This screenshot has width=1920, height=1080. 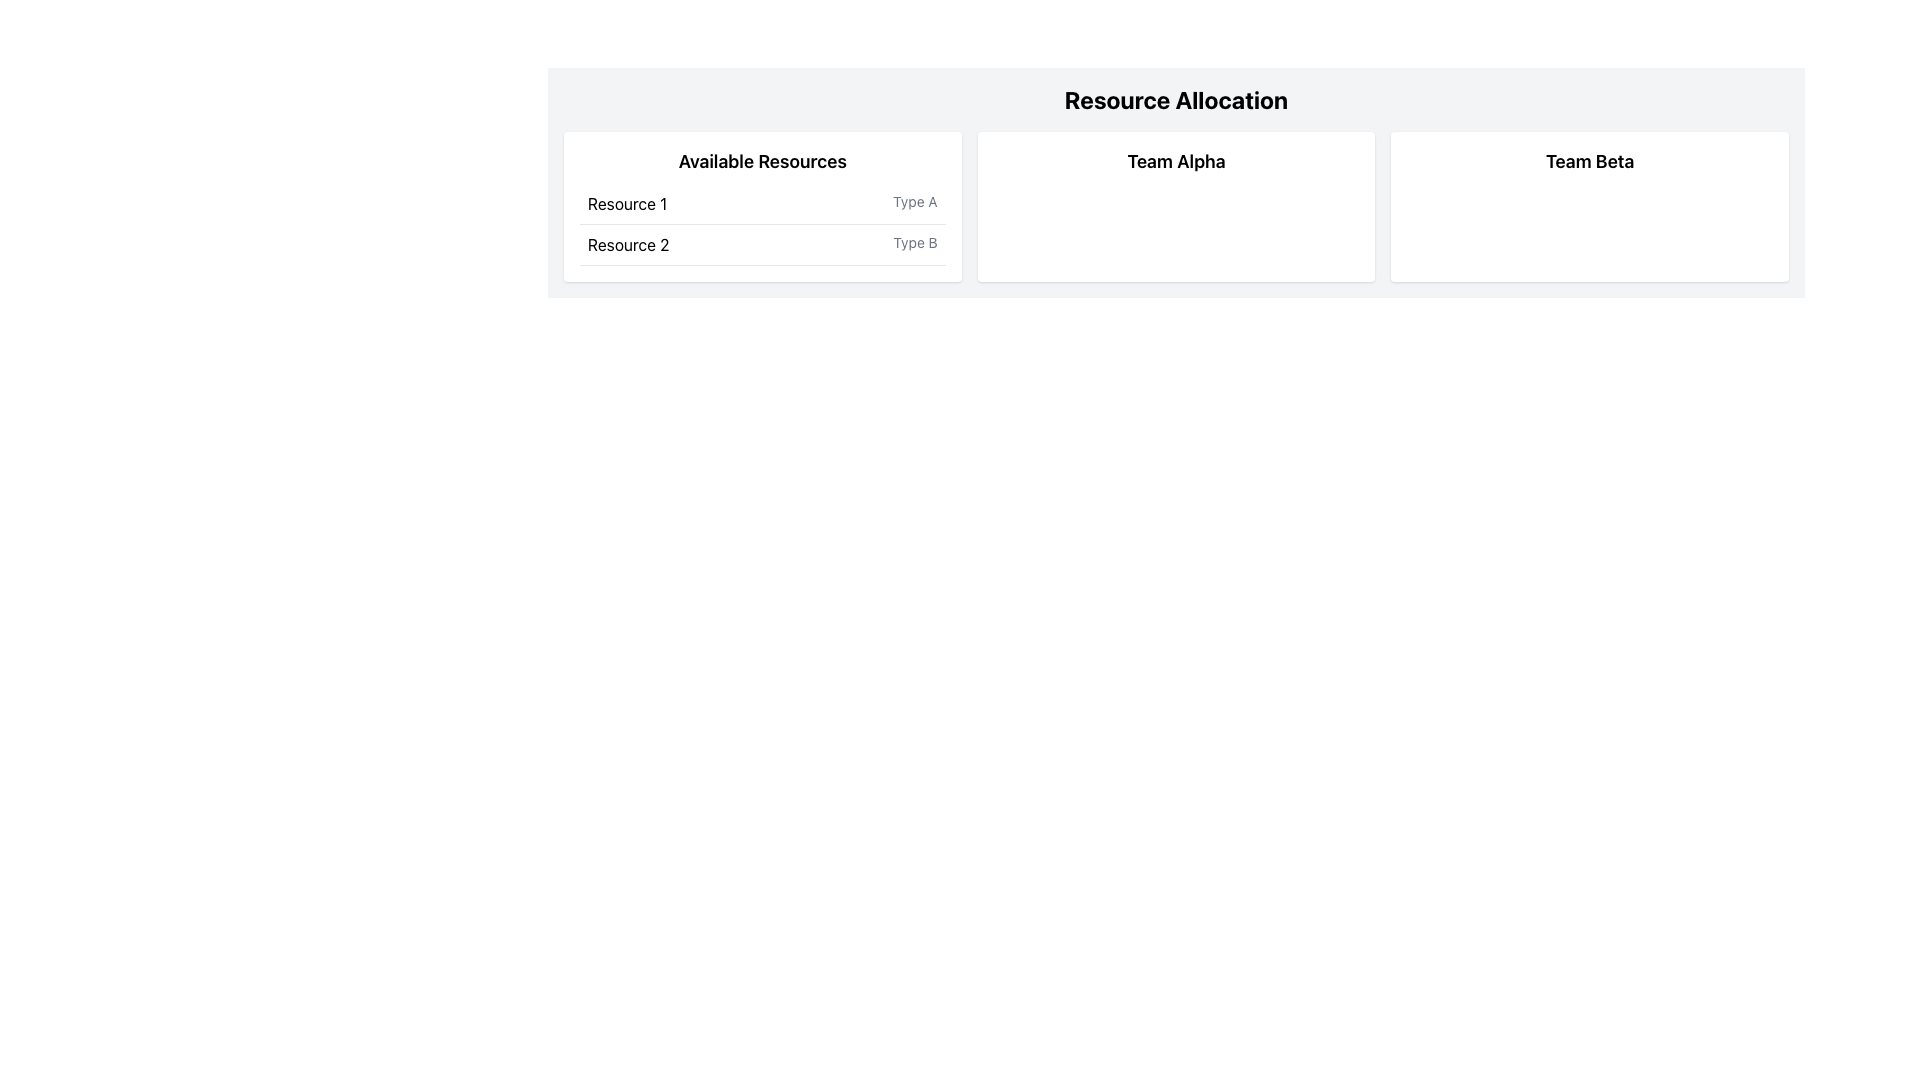 What do you see at coordinates (1589, 161) in the screenshot?
I see `text label 'Team Beta' which is bold and prominently displayed at the center of the rightmost card under the header 'Resource Allocation'` at bounding box center [1589, 161].